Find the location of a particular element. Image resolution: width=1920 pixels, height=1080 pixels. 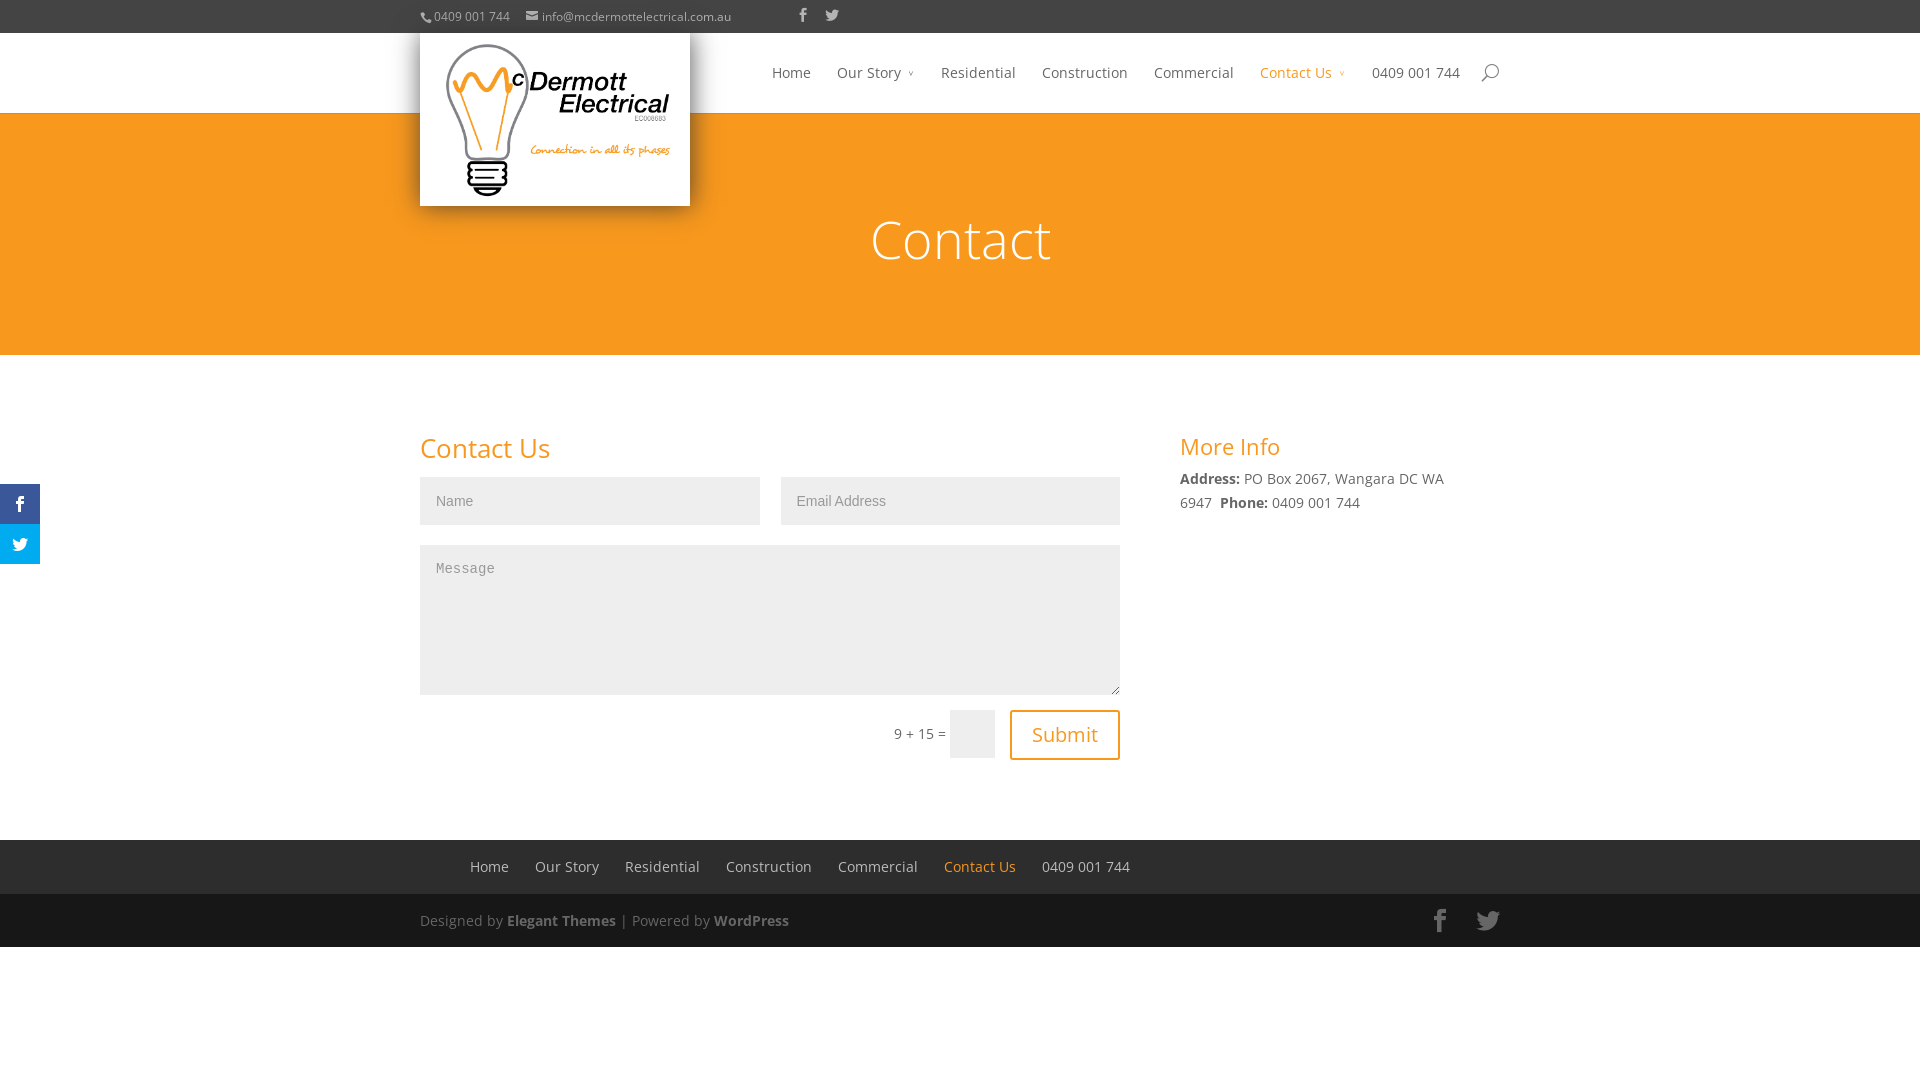

'Residential' is located at coordinates (662, 865).